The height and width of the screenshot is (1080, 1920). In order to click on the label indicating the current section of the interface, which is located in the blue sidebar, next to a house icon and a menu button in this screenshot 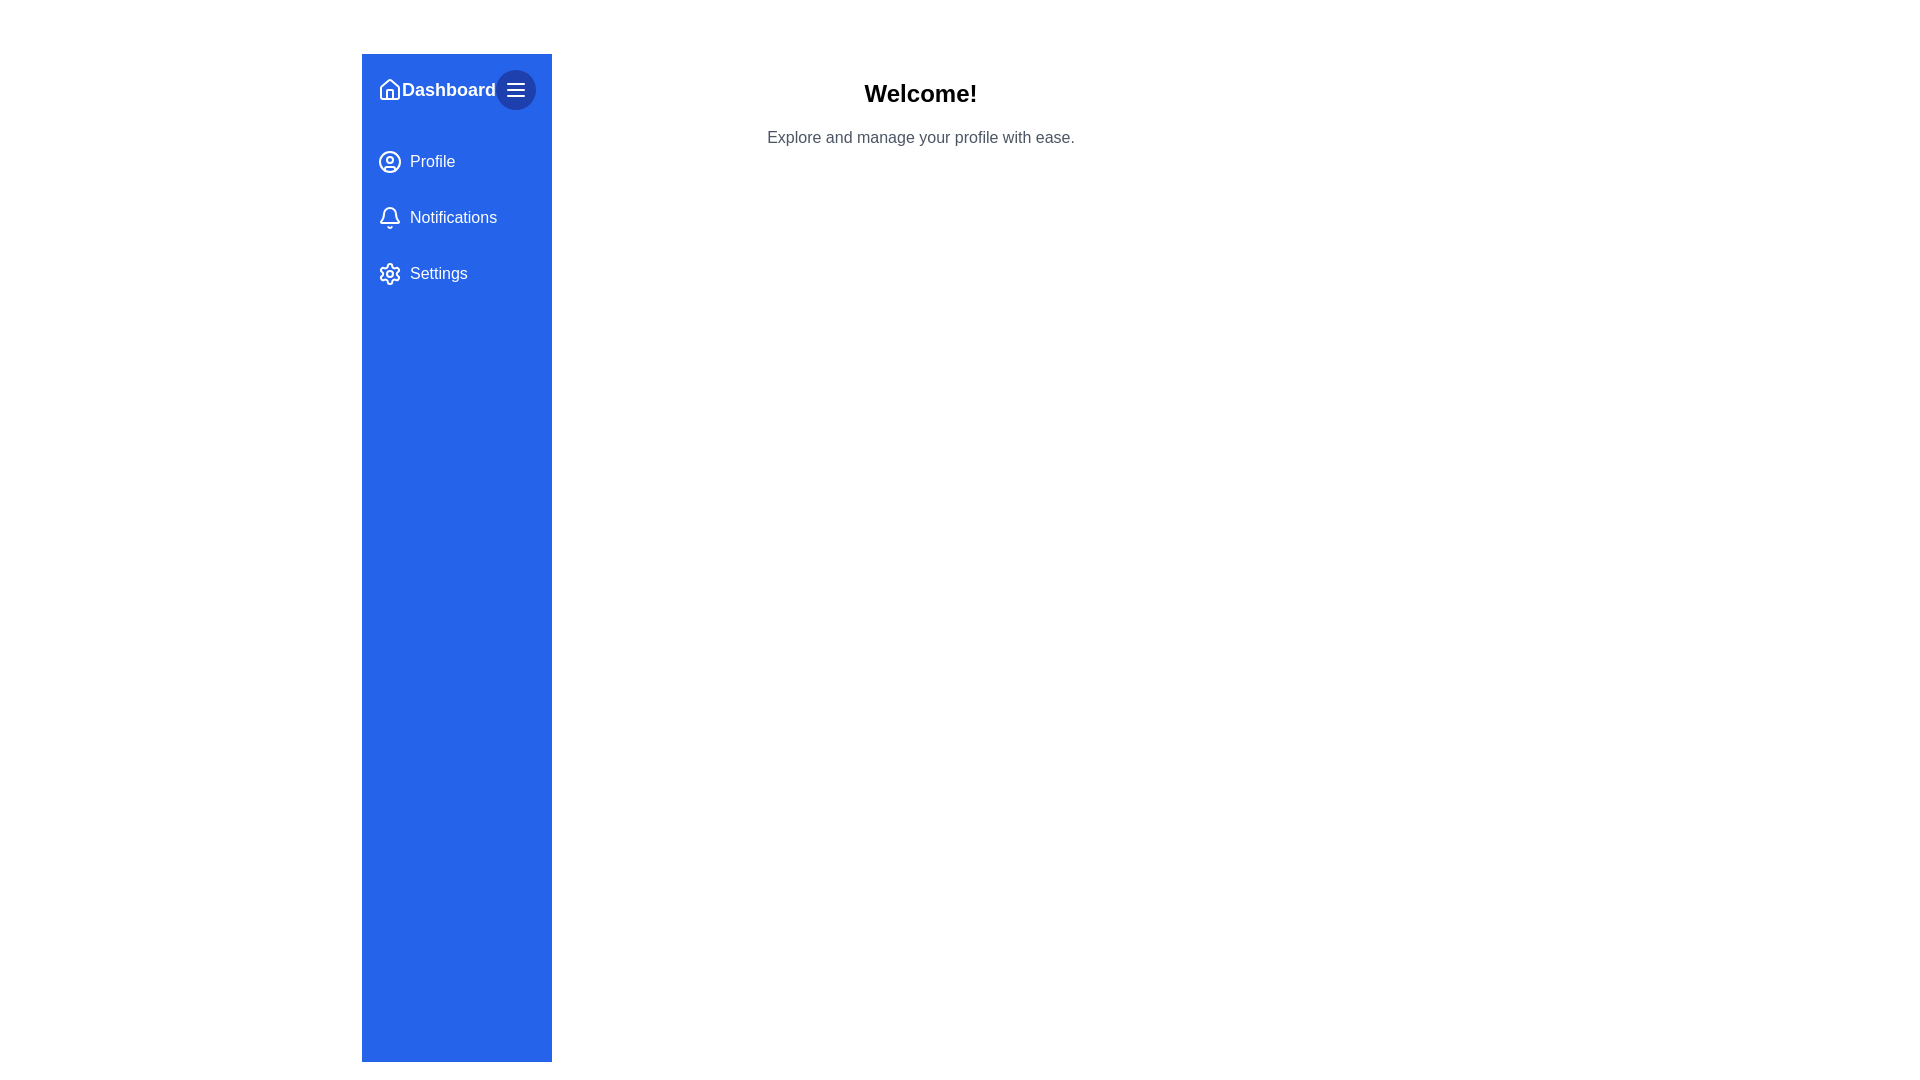, I will do `click(448, 88)`.